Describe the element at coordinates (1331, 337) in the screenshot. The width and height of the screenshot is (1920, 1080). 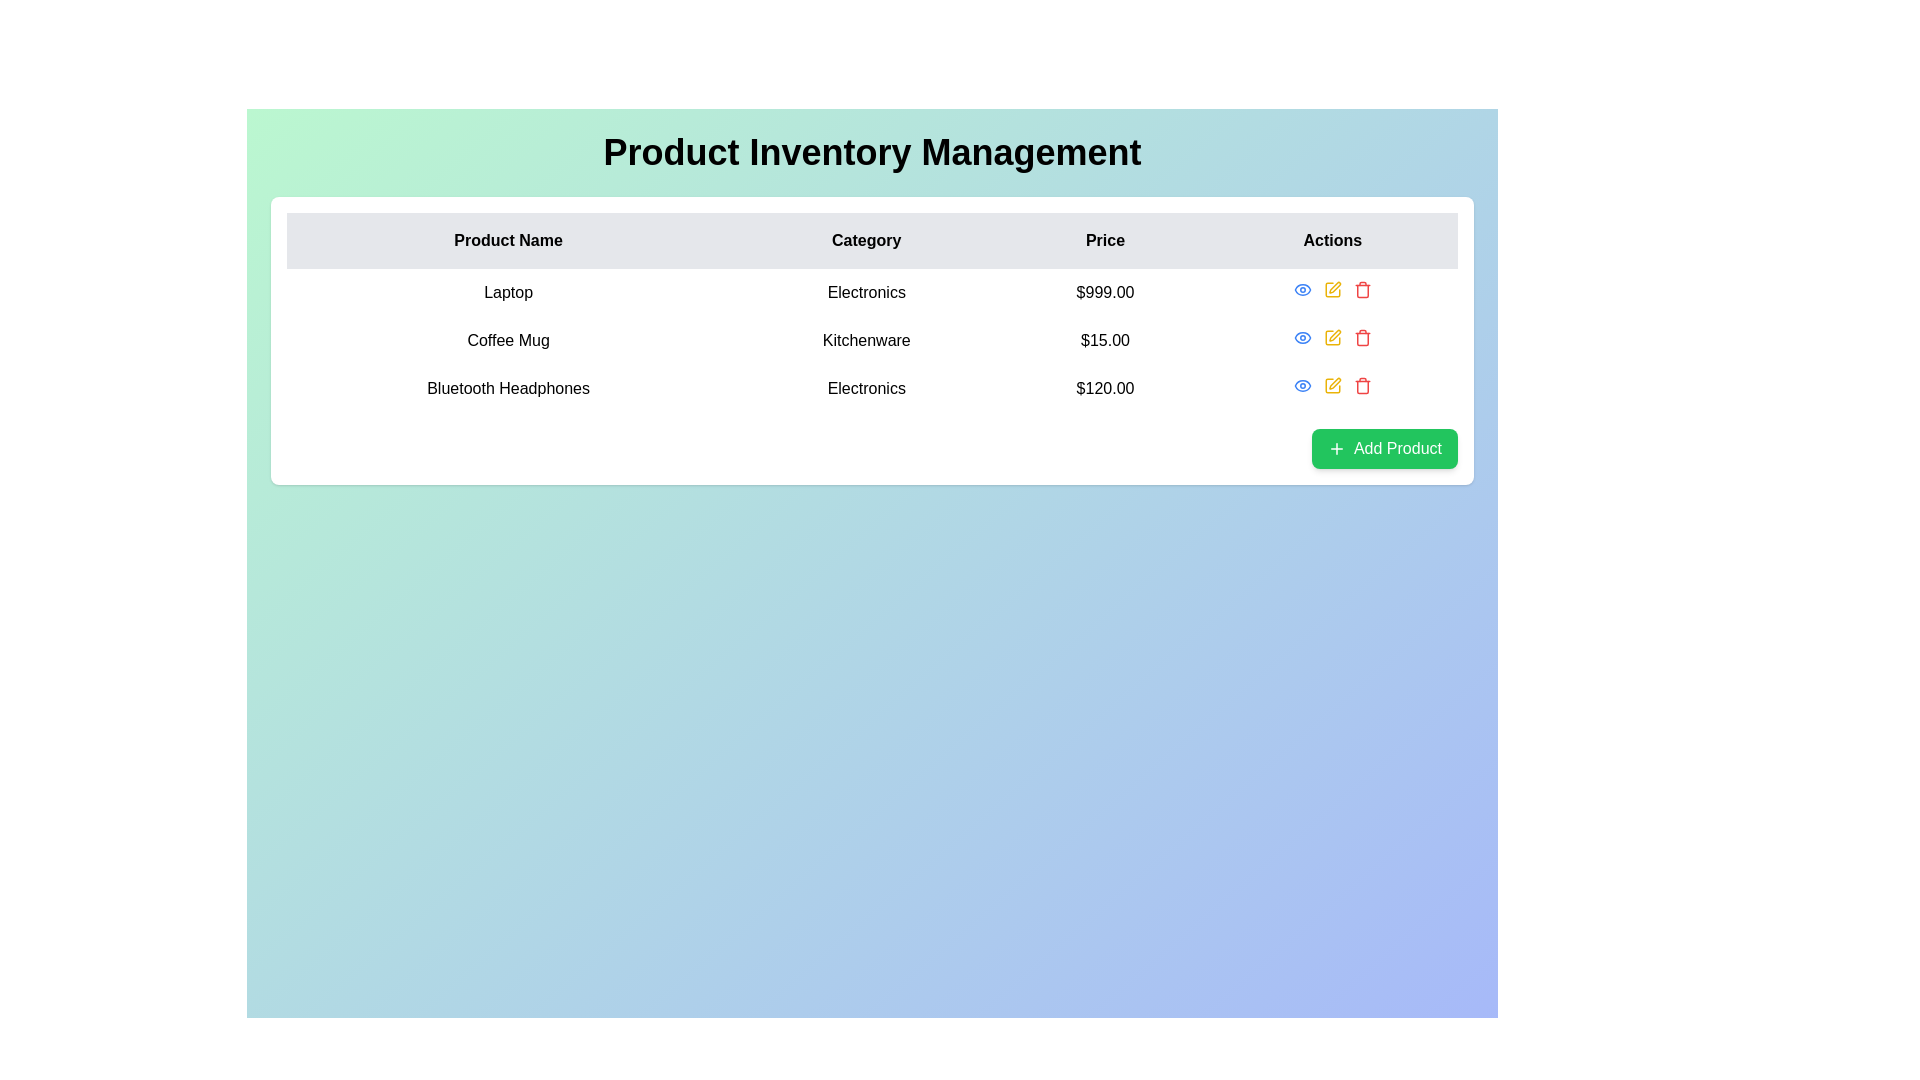
I see `the 'Coffee Mug' action icon, which is a square-shaped icon outlined in black, located in the second row of the 'Actions' column, between the 'View' and 'Delete' icons` at that location.